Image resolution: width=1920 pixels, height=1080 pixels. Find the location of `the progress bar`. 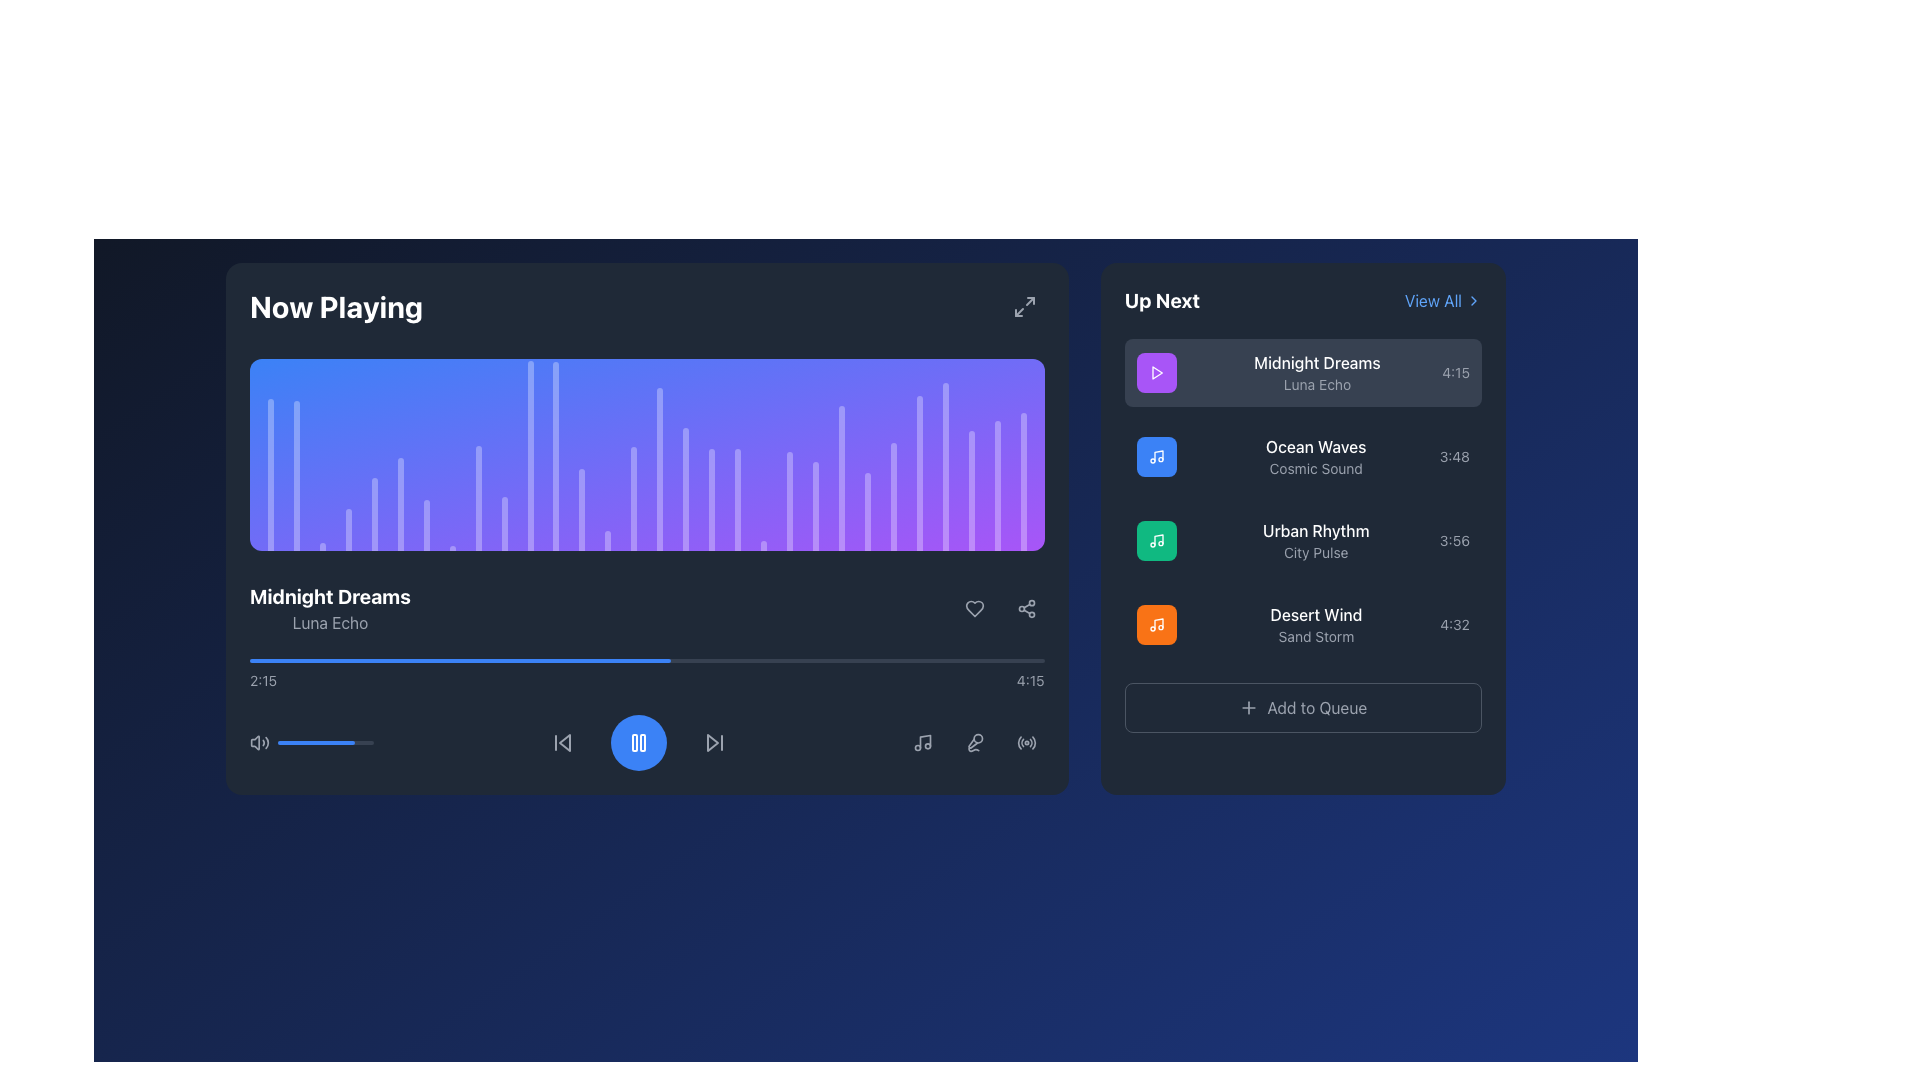

the progress bar is located at coordinates (1012, 660).